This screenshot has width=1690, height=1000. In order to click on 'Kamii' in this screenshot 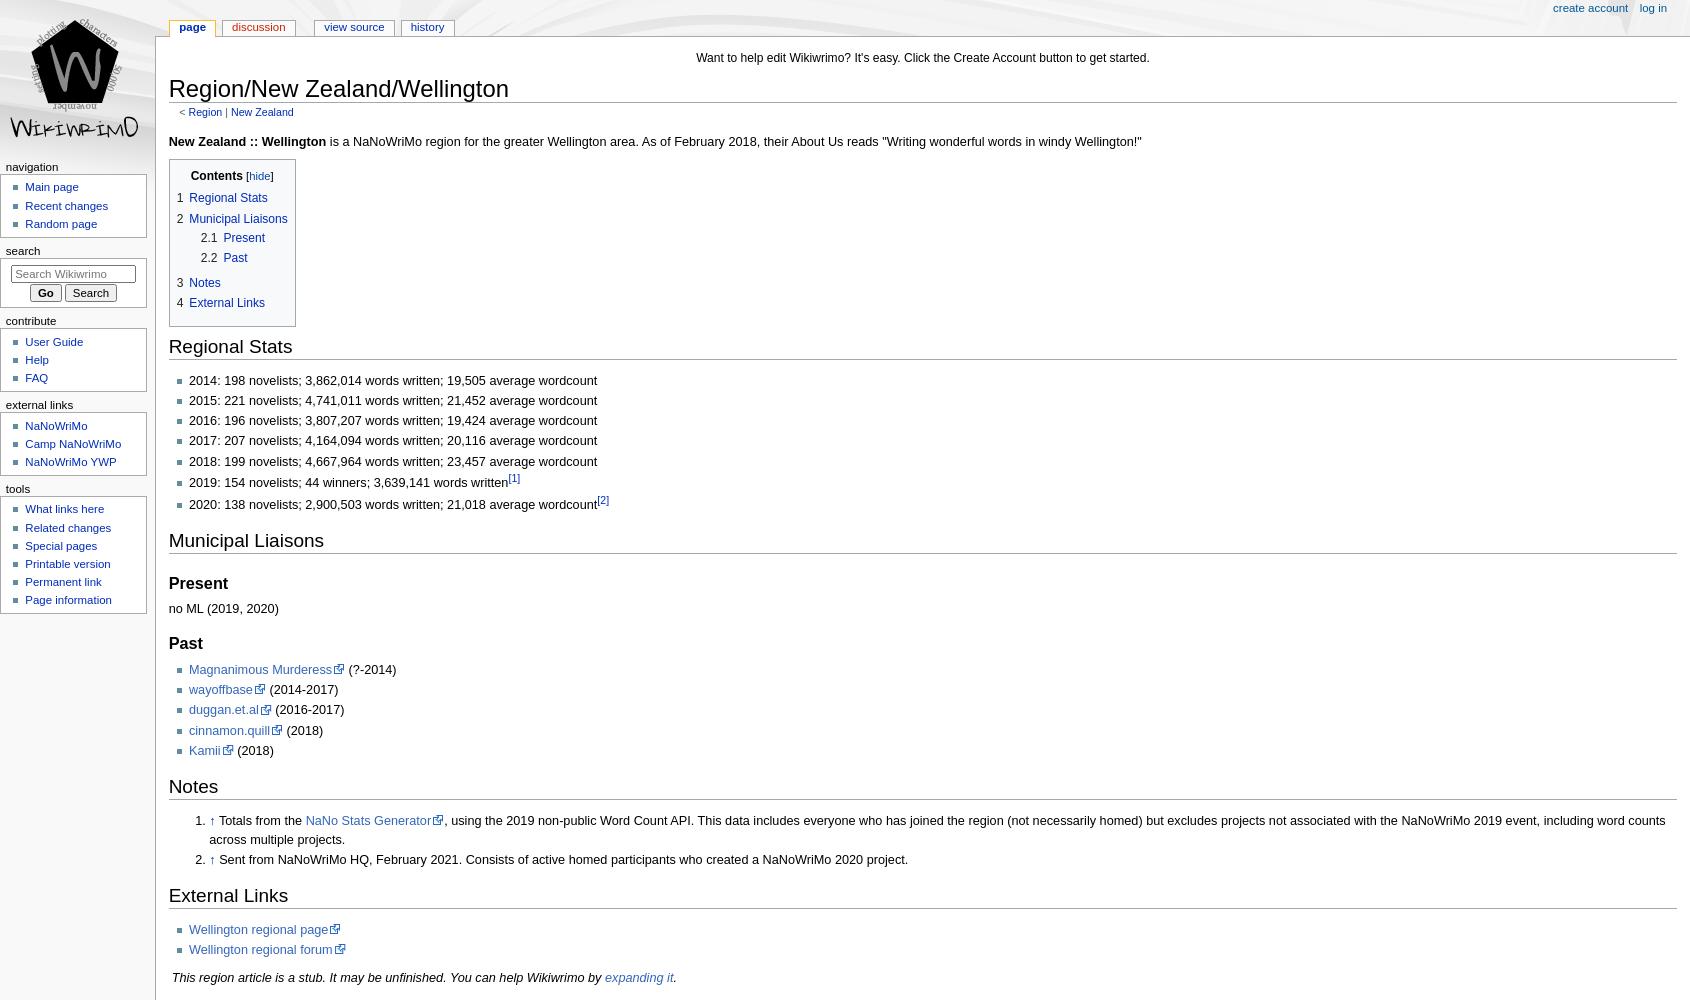, I will do `click(186, 750)`.